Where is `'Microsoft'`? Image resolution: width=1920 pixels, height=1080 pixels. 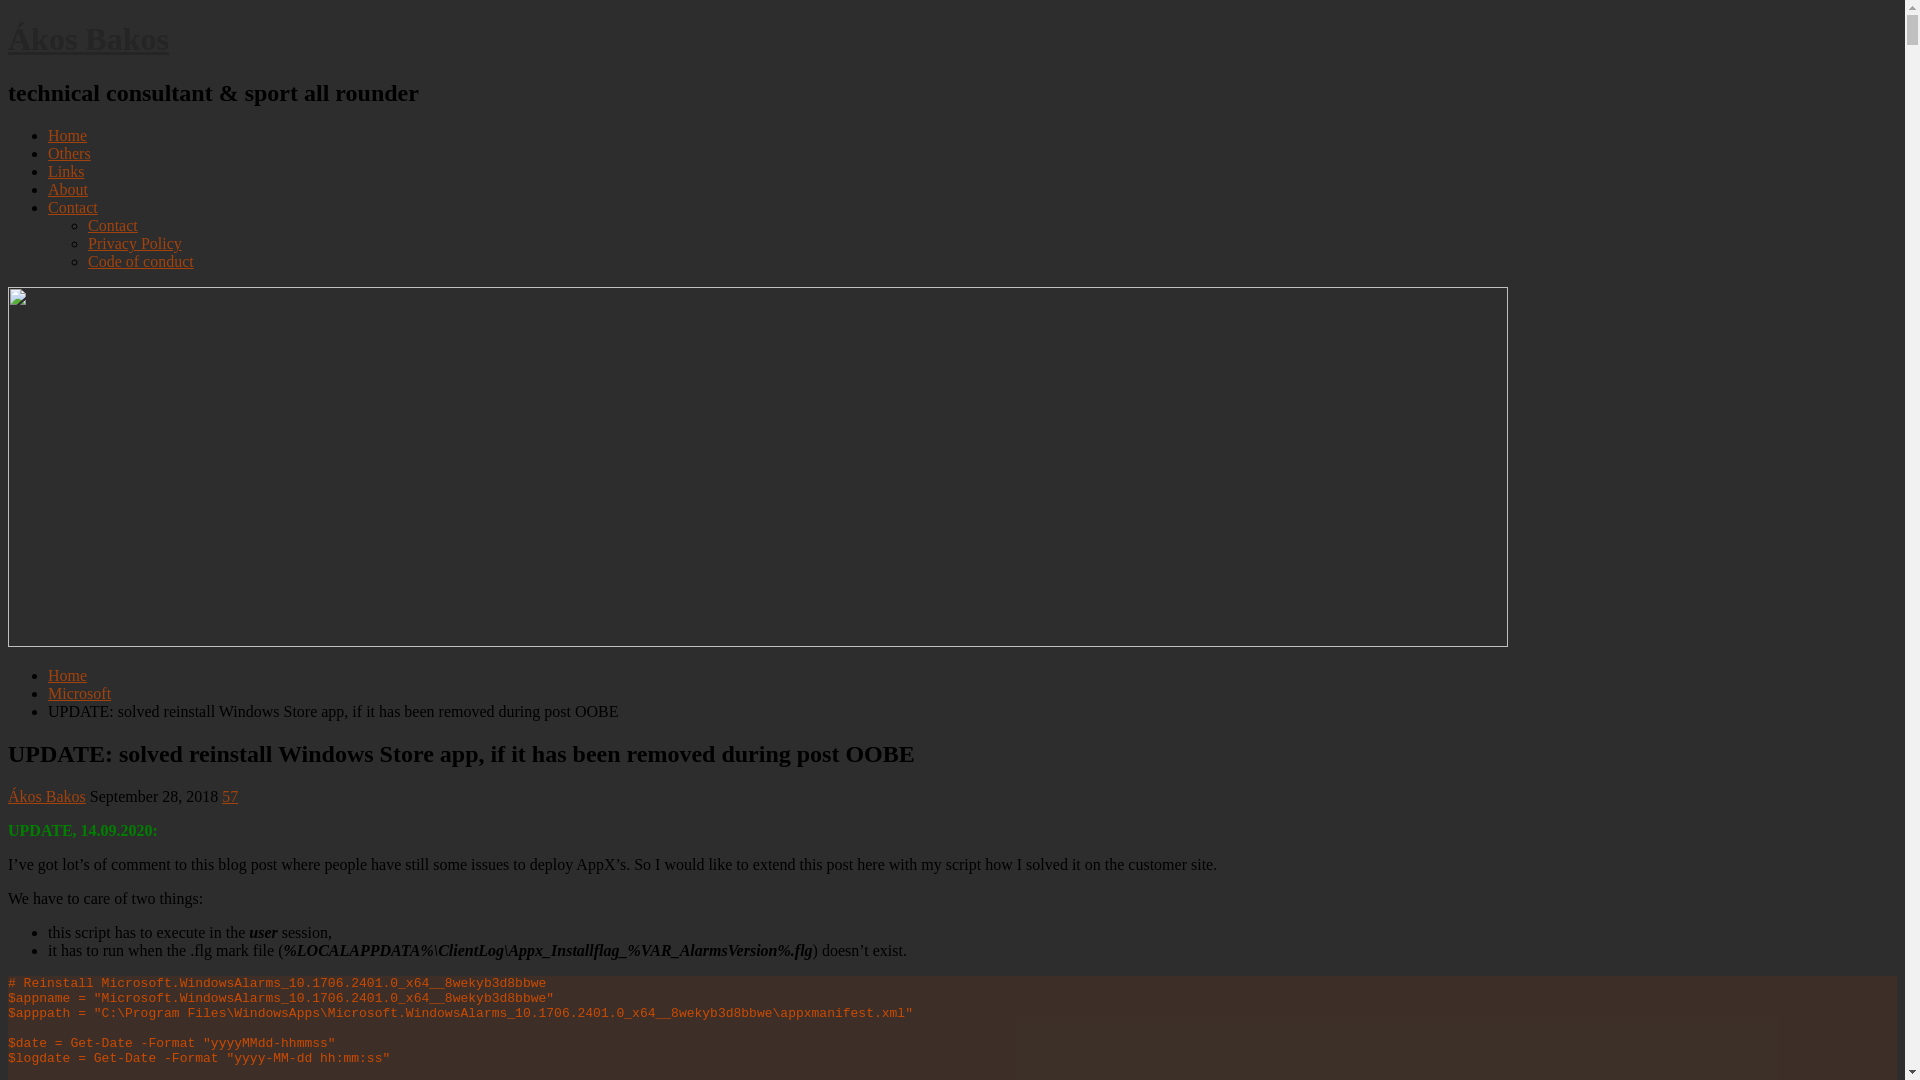
'Microsoft' is located at coordinates (79, 692).